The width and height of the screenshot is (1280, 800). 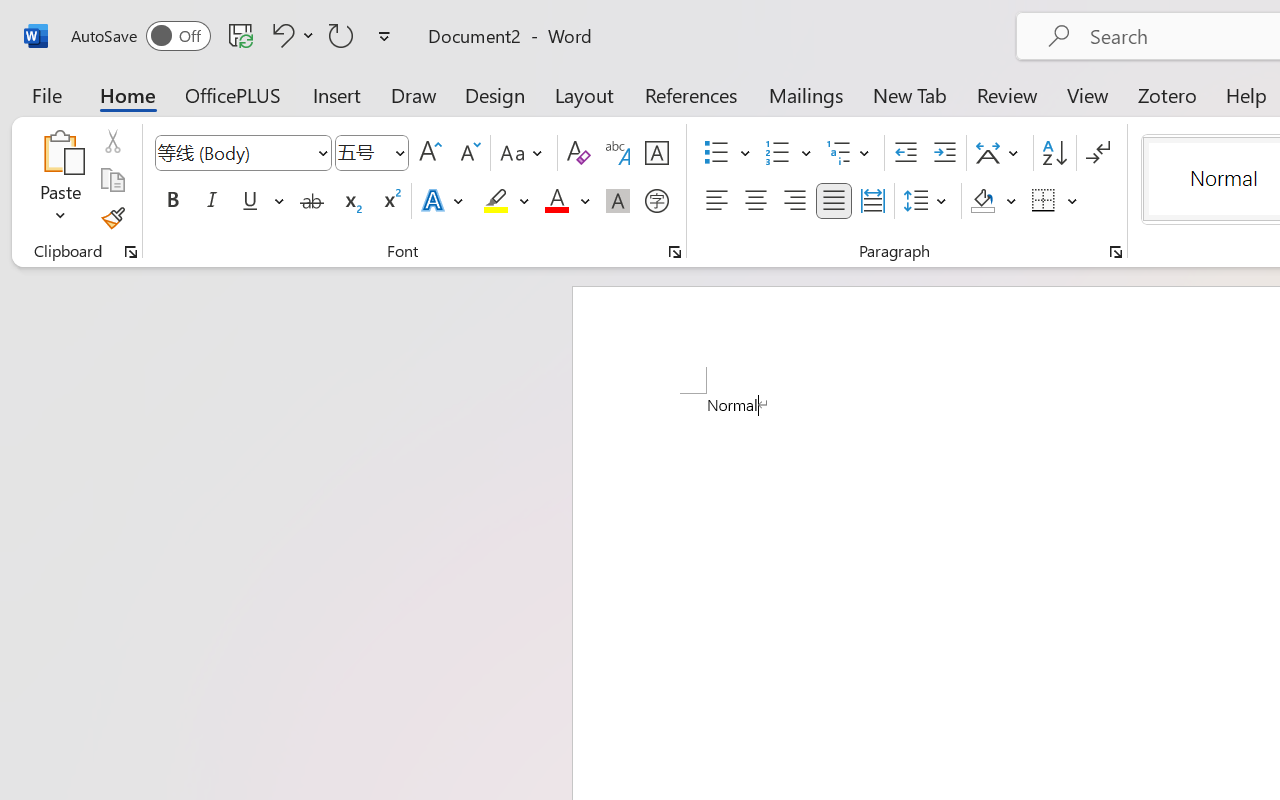 What do you see at coordinates (362, 152) in the screenshot?
I see `'Font Size'` at bounding box center [362, 152].